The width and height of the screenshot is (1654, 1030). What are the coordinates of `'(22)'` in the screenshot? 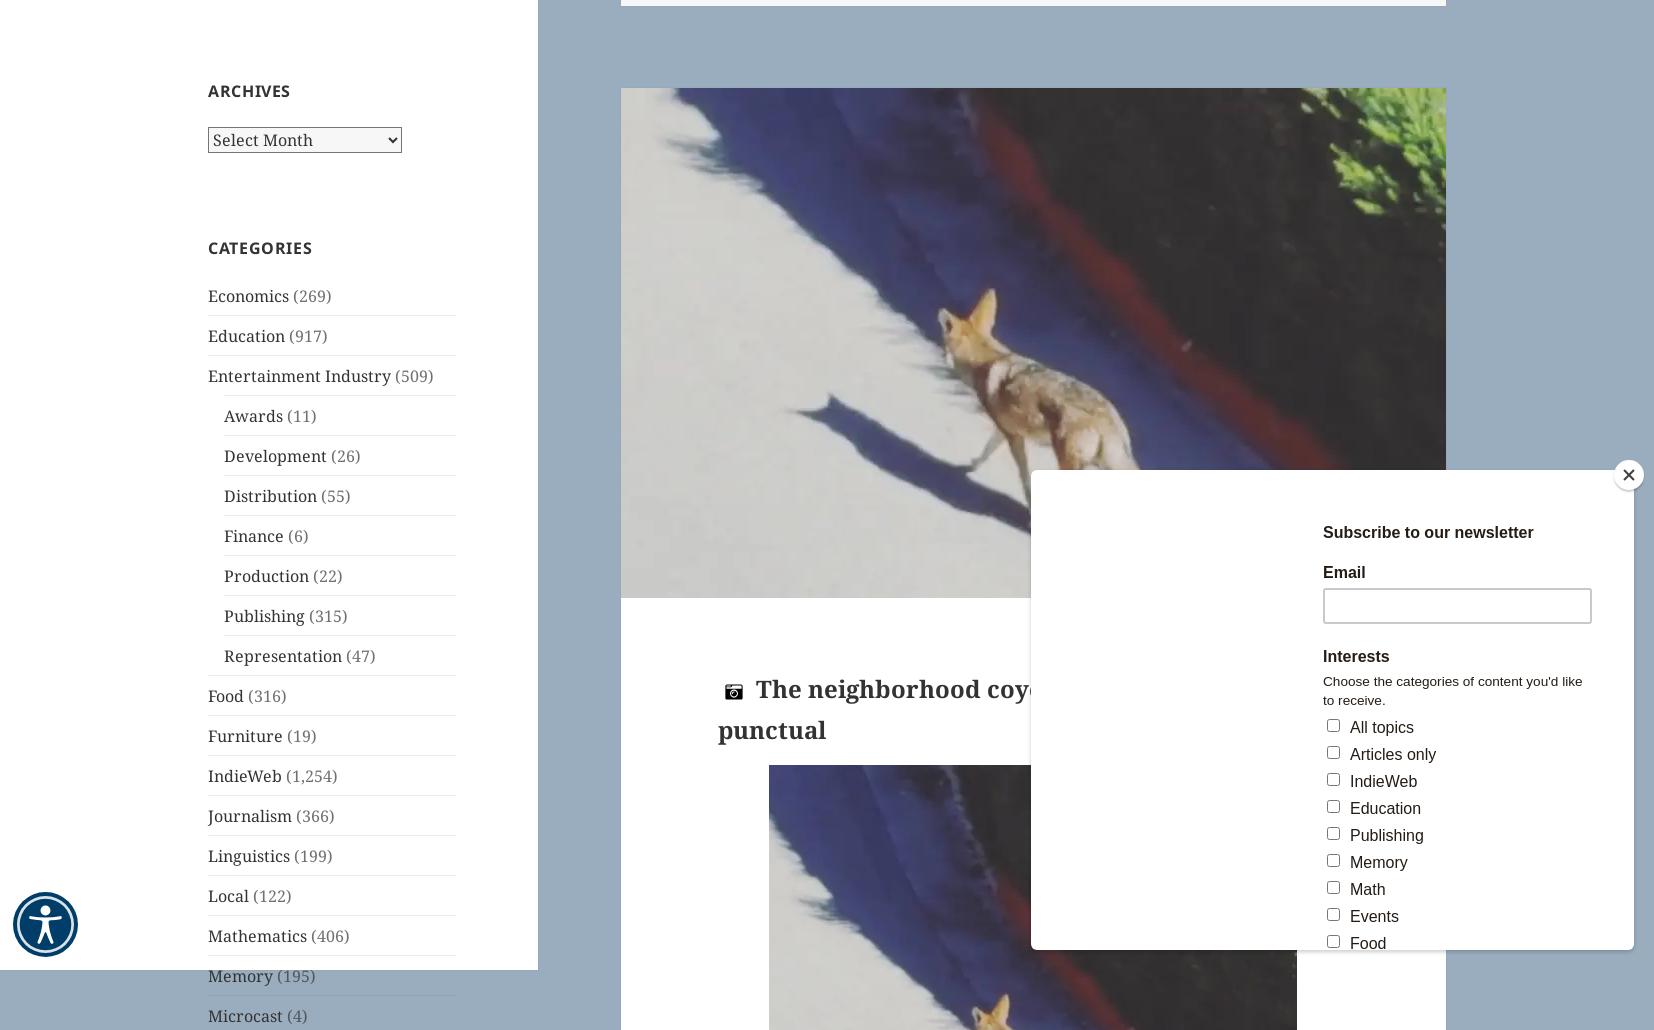 It's located at (325, 575).